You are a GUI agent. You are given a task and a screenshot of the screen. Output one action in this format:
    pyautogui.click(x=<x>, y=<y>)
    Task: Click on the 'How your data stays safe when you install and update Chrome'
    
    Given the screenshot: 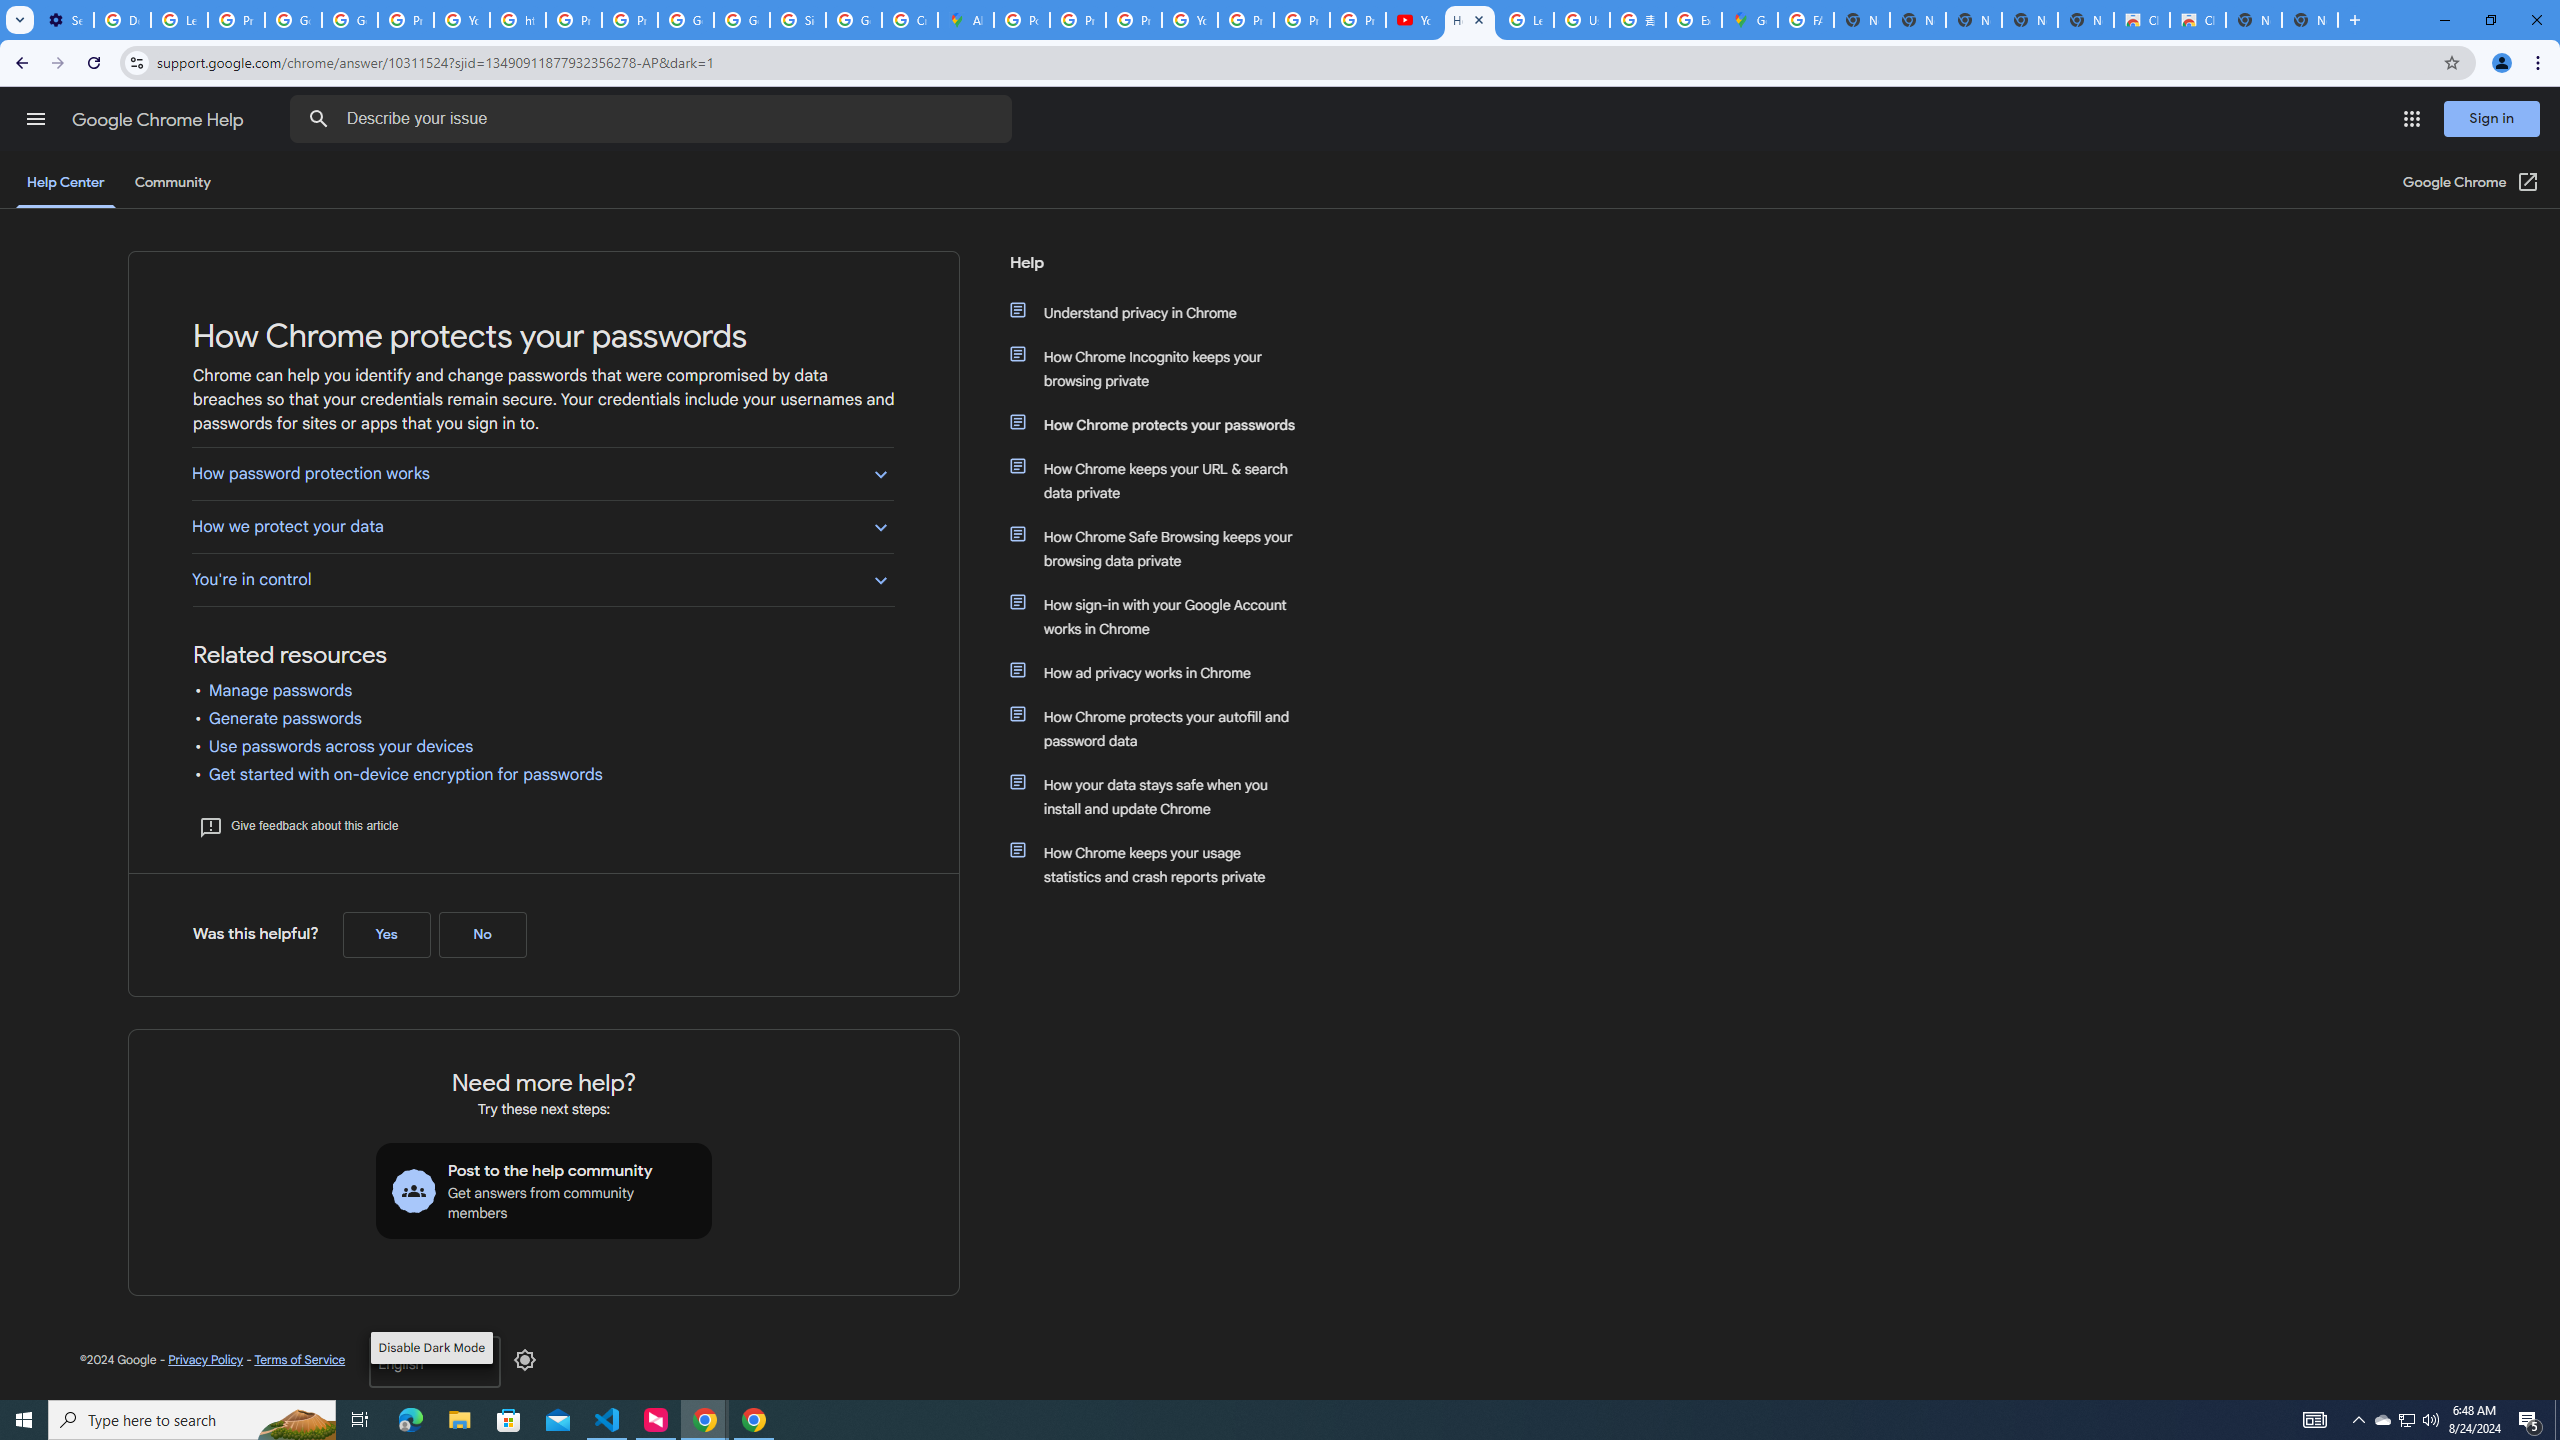 What is the action you would take?
    pyautogui.click(x=1162, y=796)
    